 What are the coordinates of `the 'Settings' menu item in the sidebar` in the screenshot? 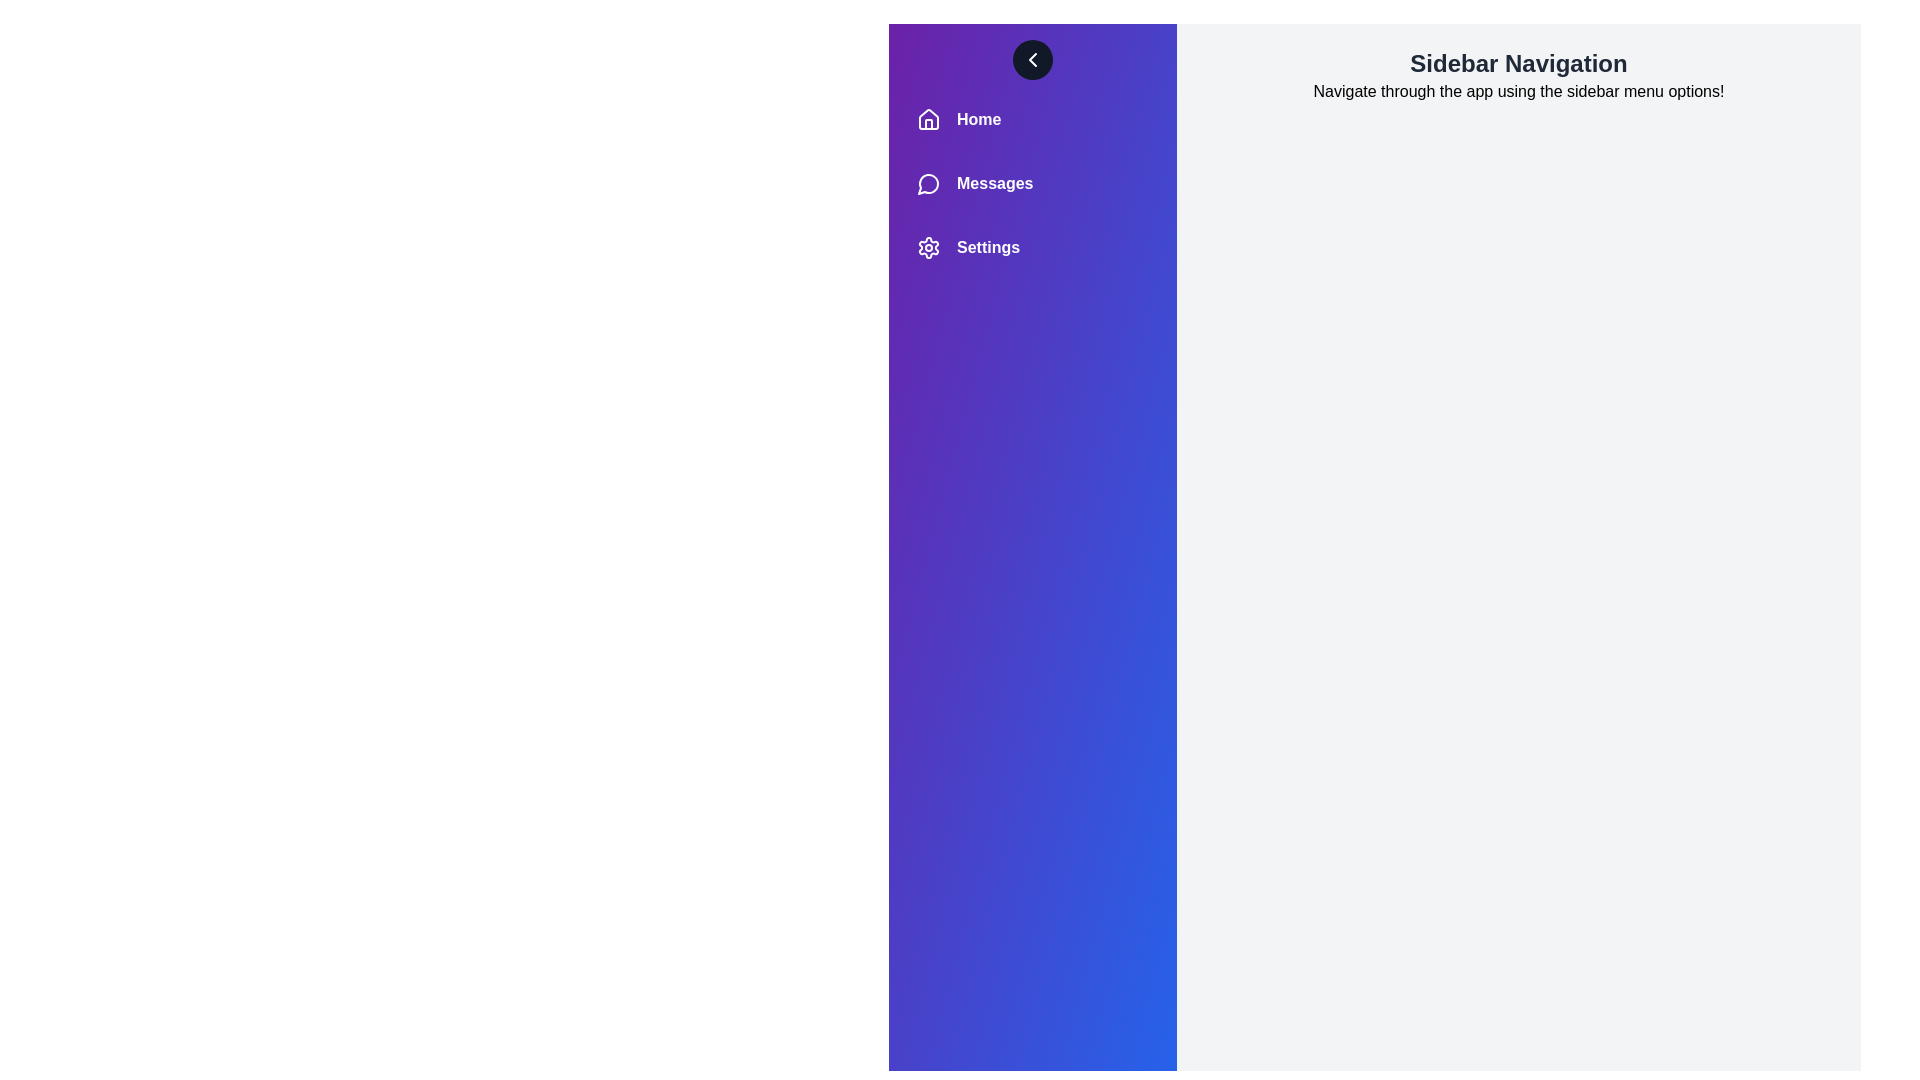 It's located at (1032, 246).